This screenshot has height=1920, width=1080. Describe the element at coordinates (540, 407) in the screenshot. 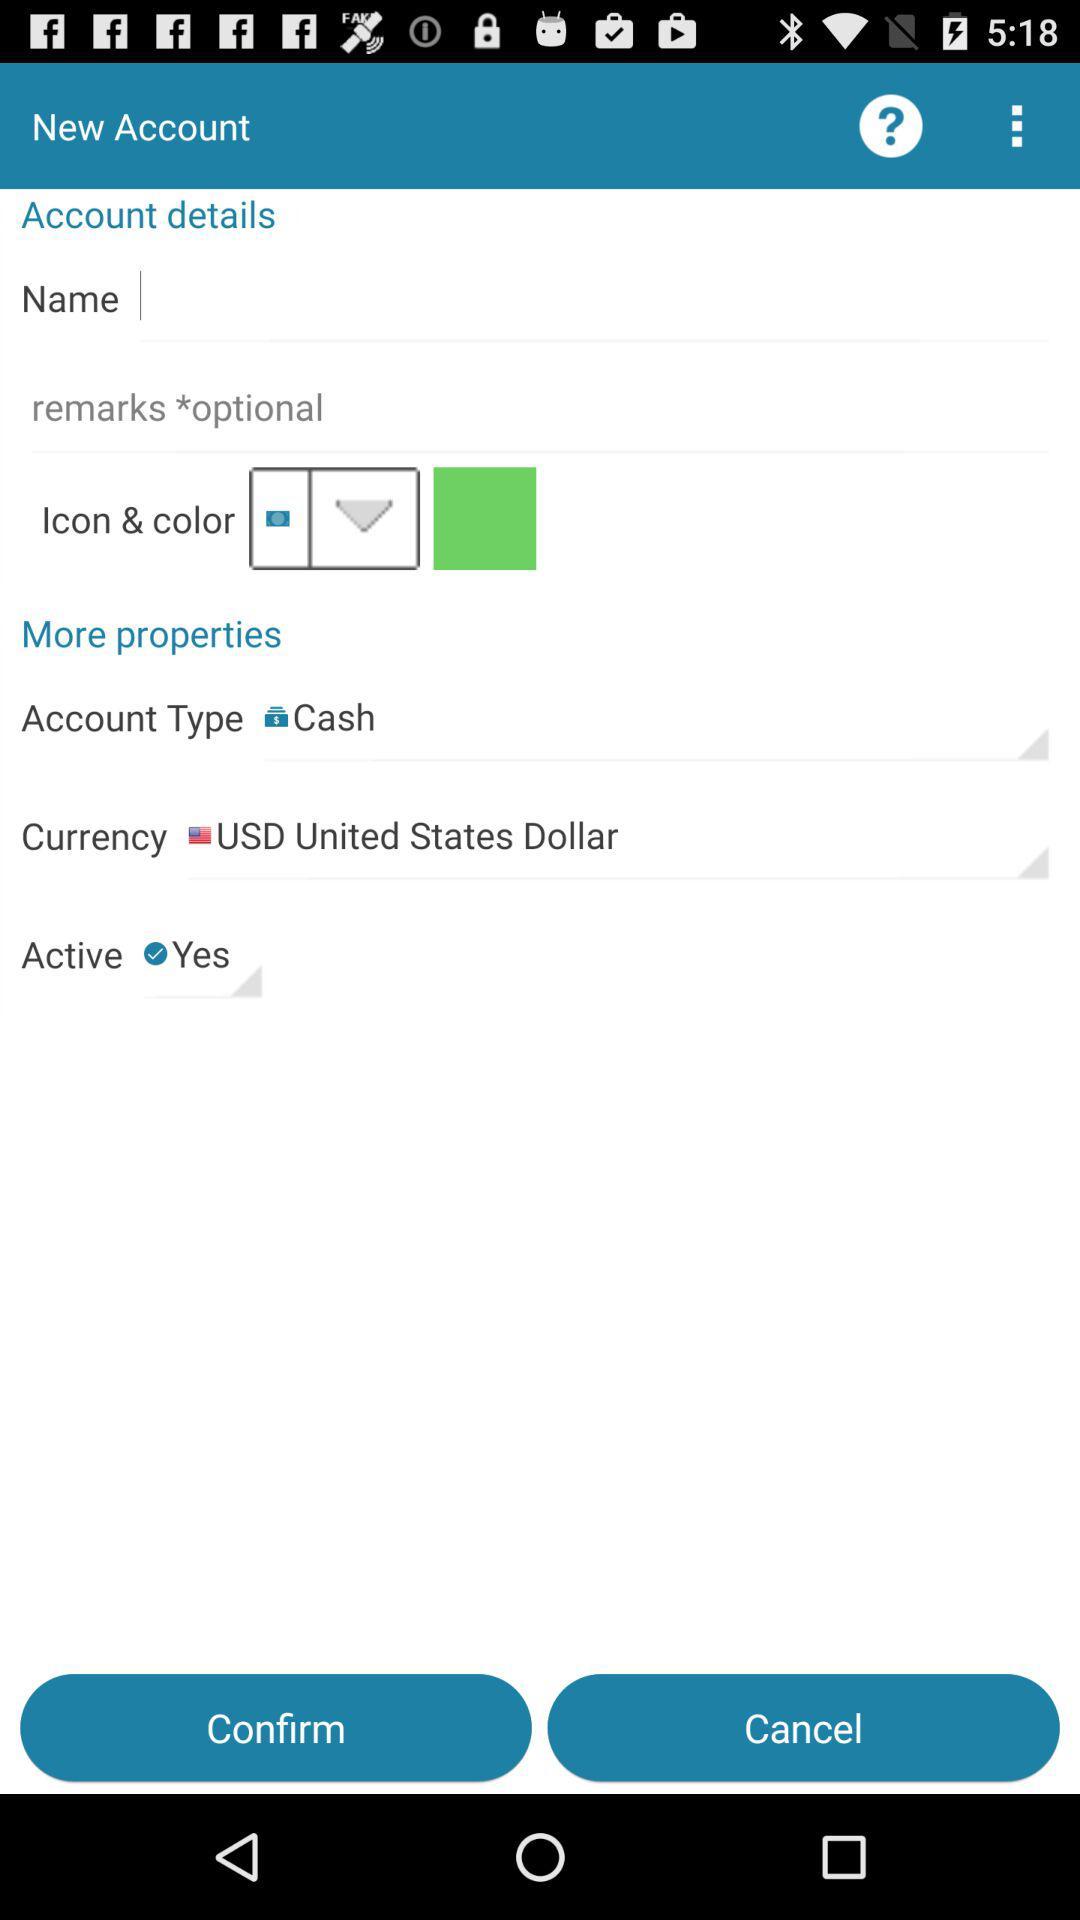

I see `remars` at that location.